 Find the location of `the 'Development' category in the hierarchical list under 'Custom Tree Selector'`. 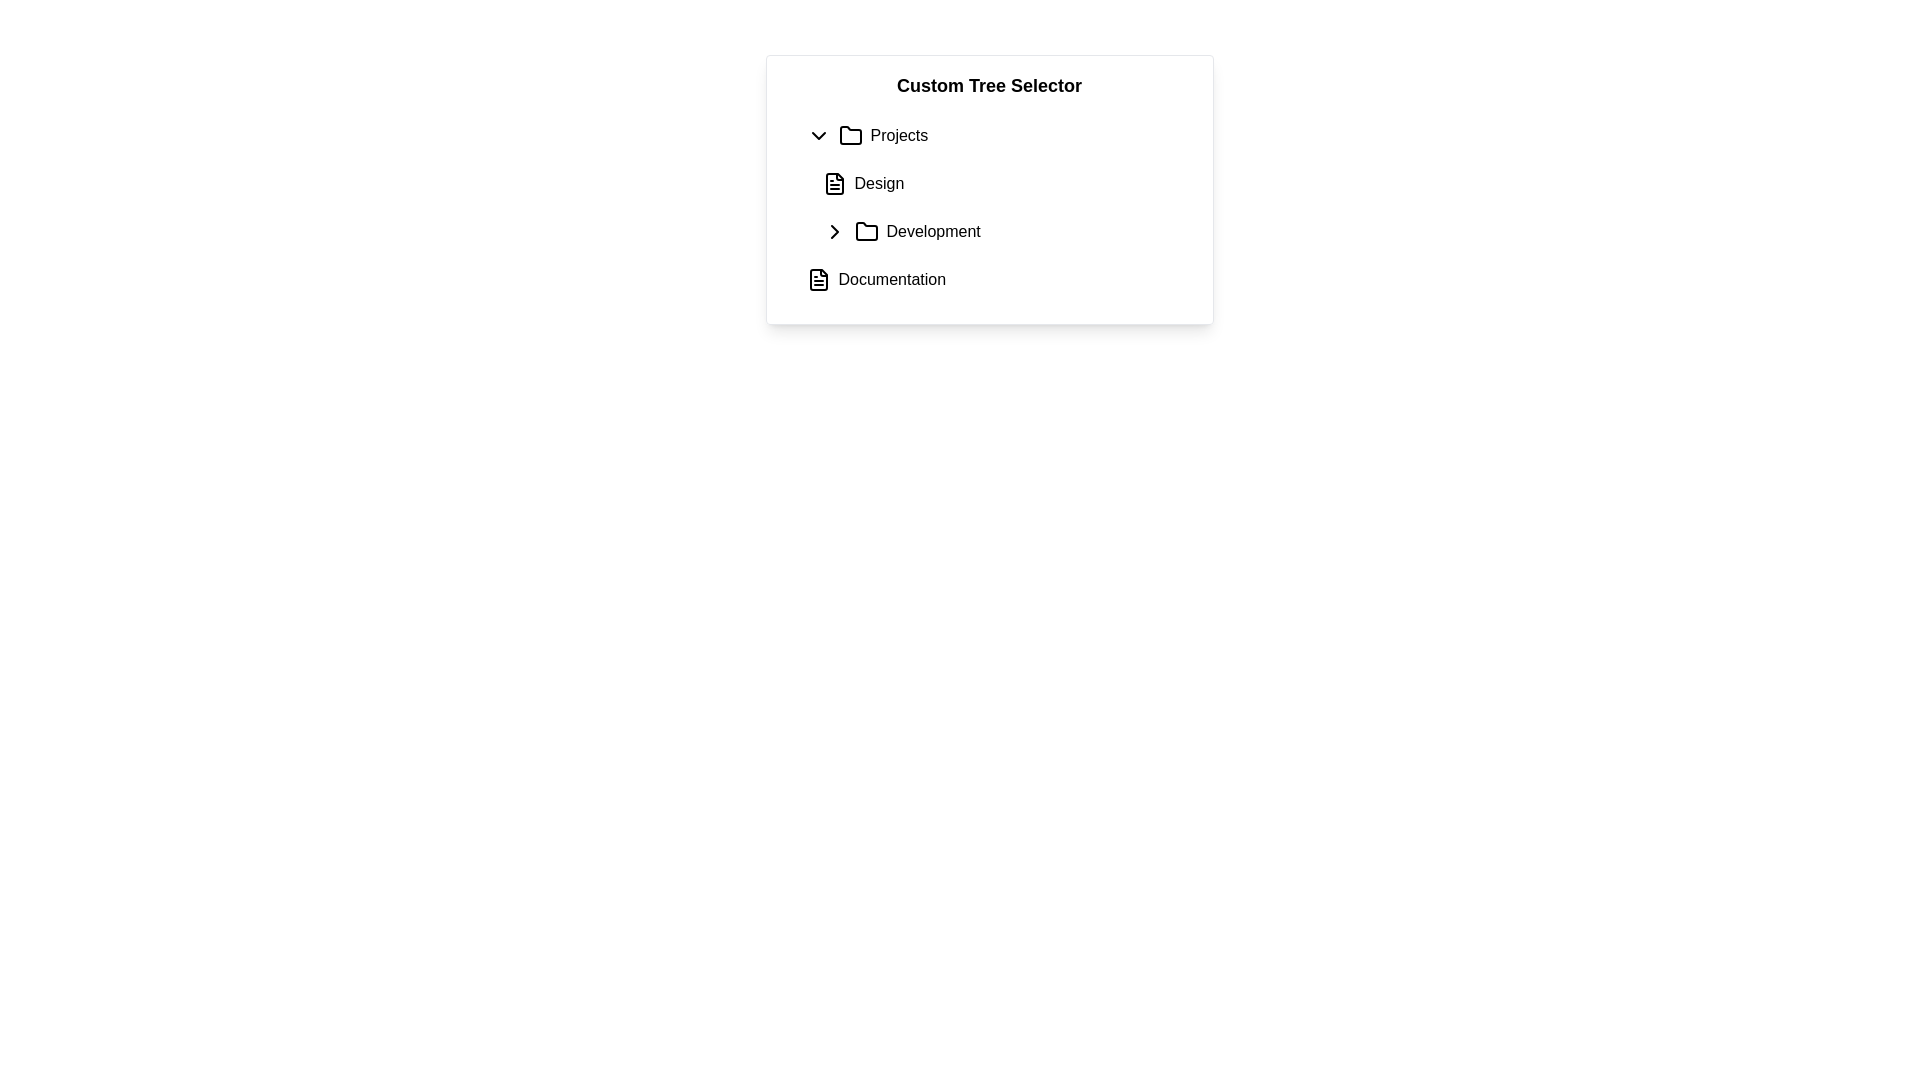

the 'Development' category in the hierarchical list under 'Custom Tree Selector' is located at coordinates (1005, 230).